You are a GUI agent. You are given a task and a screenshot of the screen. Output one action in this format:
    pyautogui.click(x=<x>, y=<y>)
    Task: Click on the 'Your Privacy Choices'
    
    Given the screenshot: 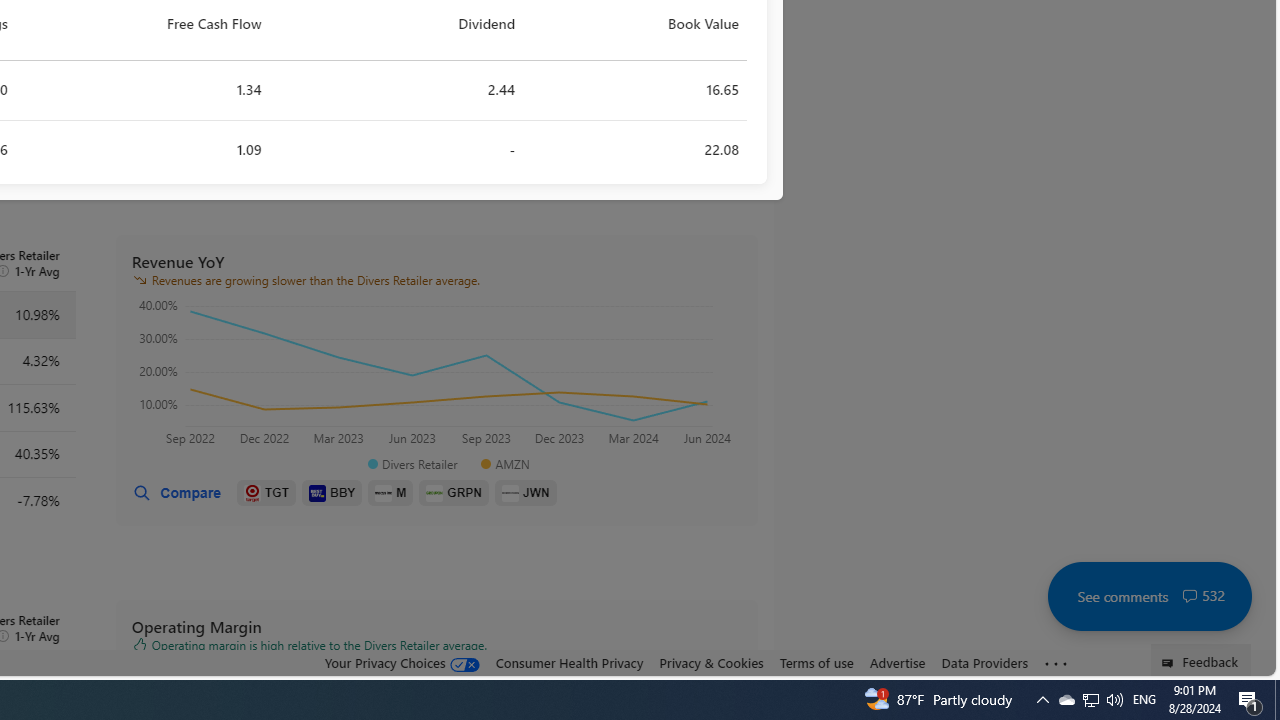 What is the action you would take?
    pyautogui.click(x=400, y=663)
    